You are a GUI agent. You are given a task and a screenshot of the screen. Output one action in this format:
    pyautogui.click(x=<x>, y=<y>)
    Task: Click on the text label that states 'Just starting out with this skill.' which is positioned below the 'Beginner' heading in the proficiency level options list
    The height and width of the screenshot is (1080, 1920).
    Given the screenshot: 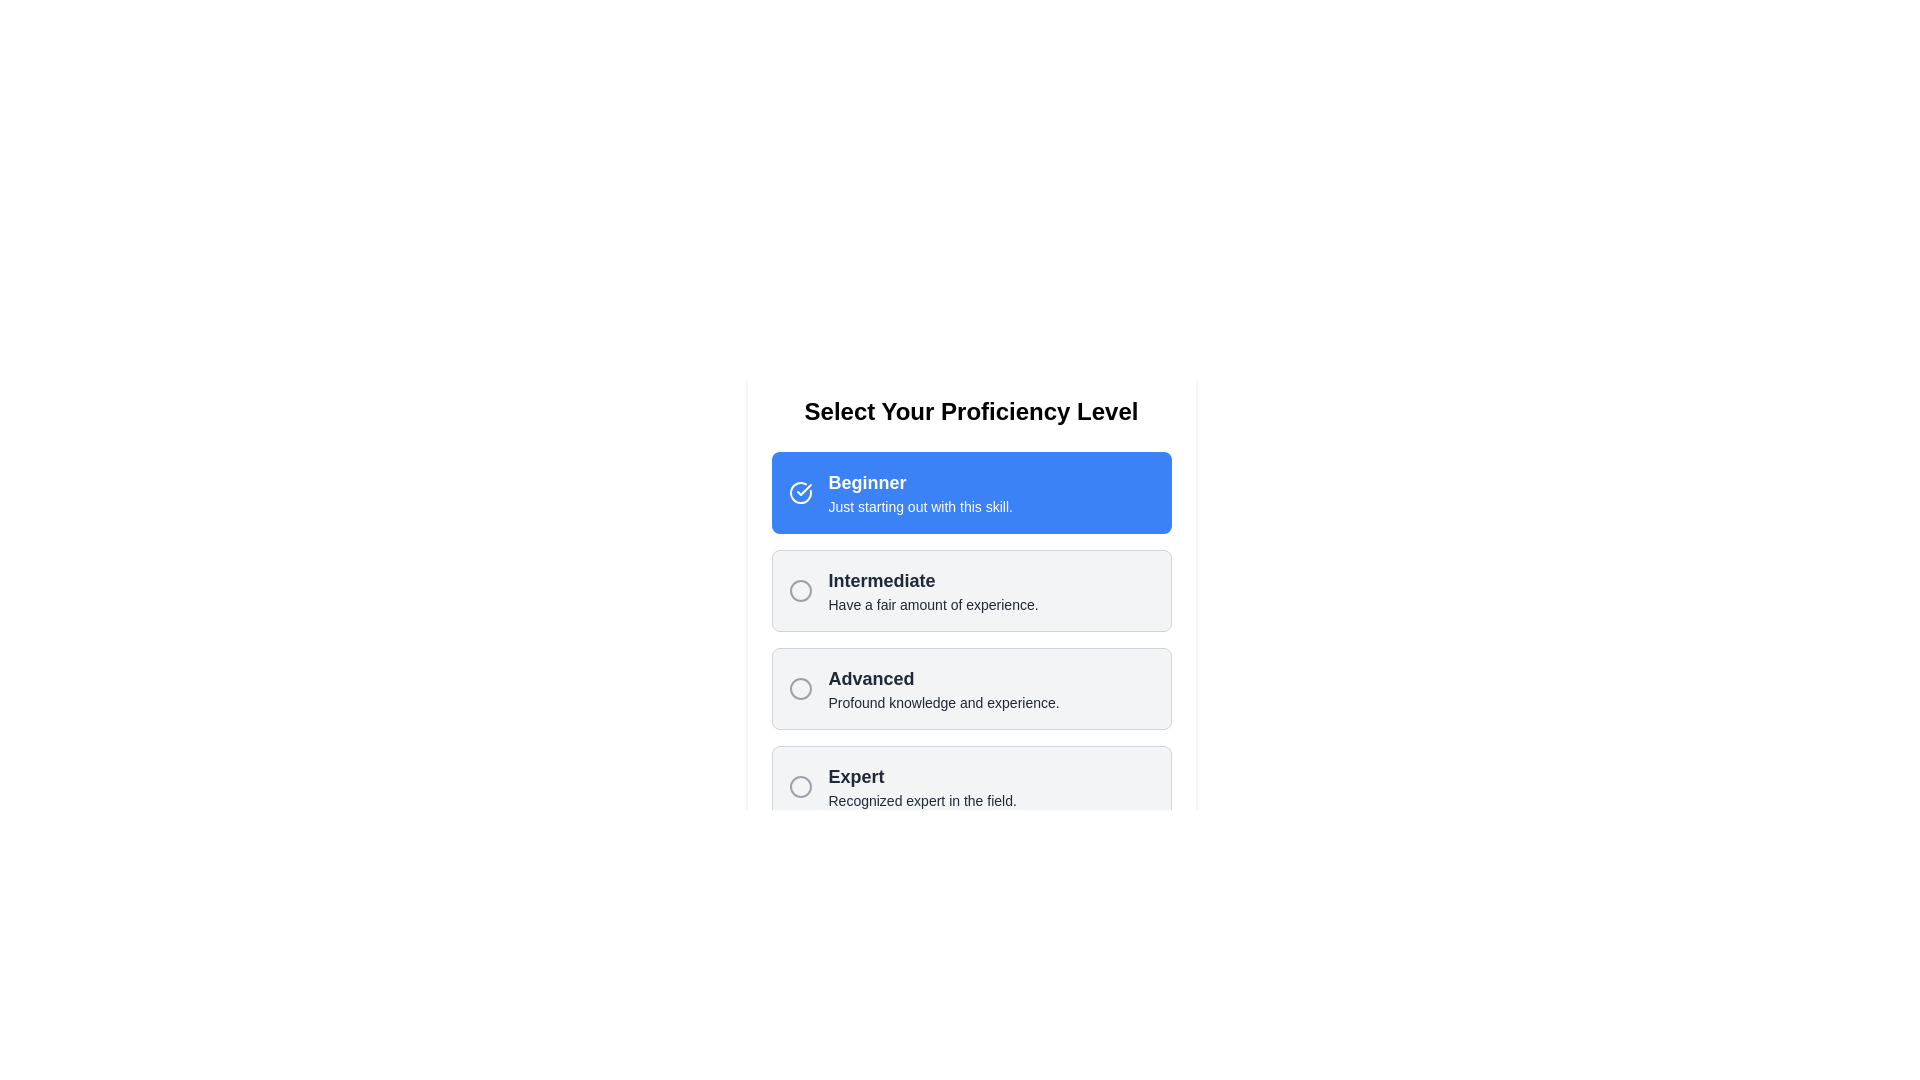 What is the action you would take?
    pyautogui.click(x=919, y=505)
    